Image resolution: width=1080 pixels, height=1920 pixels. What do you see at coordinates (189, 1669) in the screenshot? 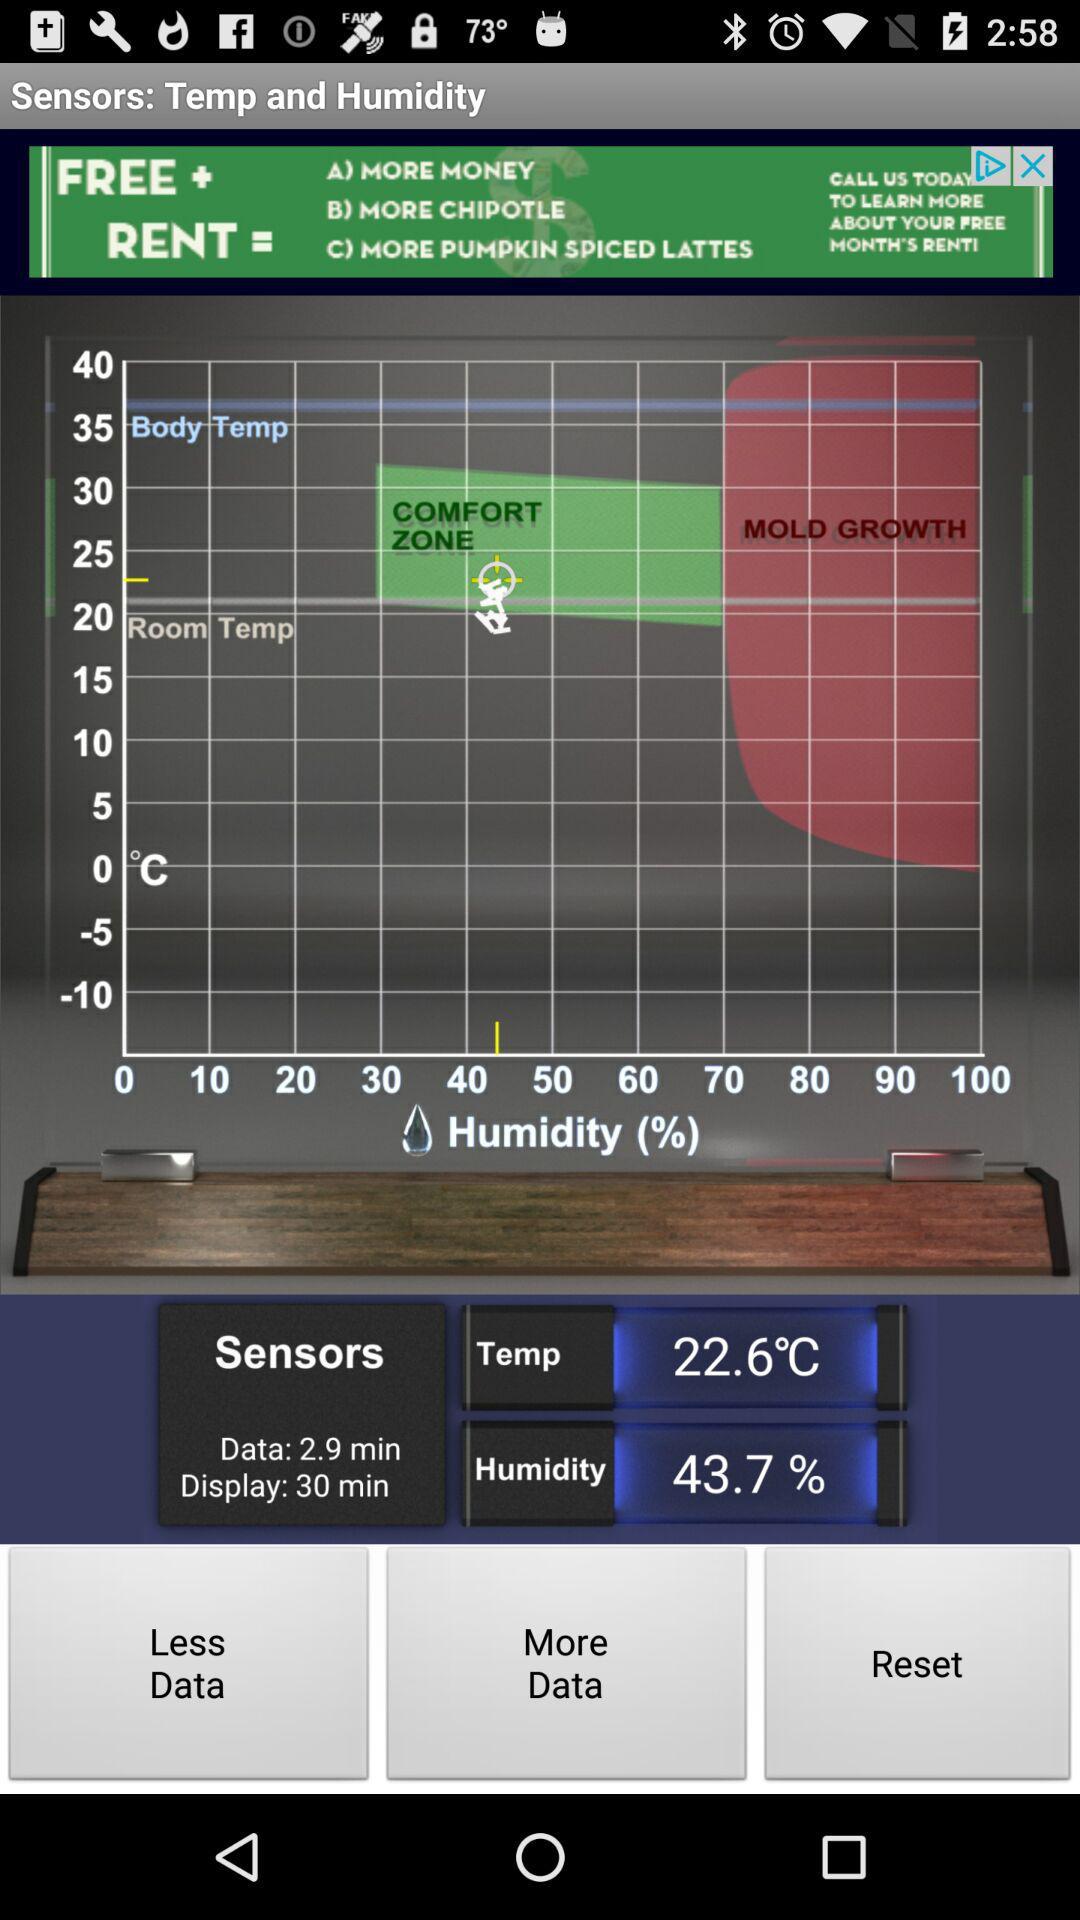
I see `button at the bottom left corner` at bounding box center [189, 1669].